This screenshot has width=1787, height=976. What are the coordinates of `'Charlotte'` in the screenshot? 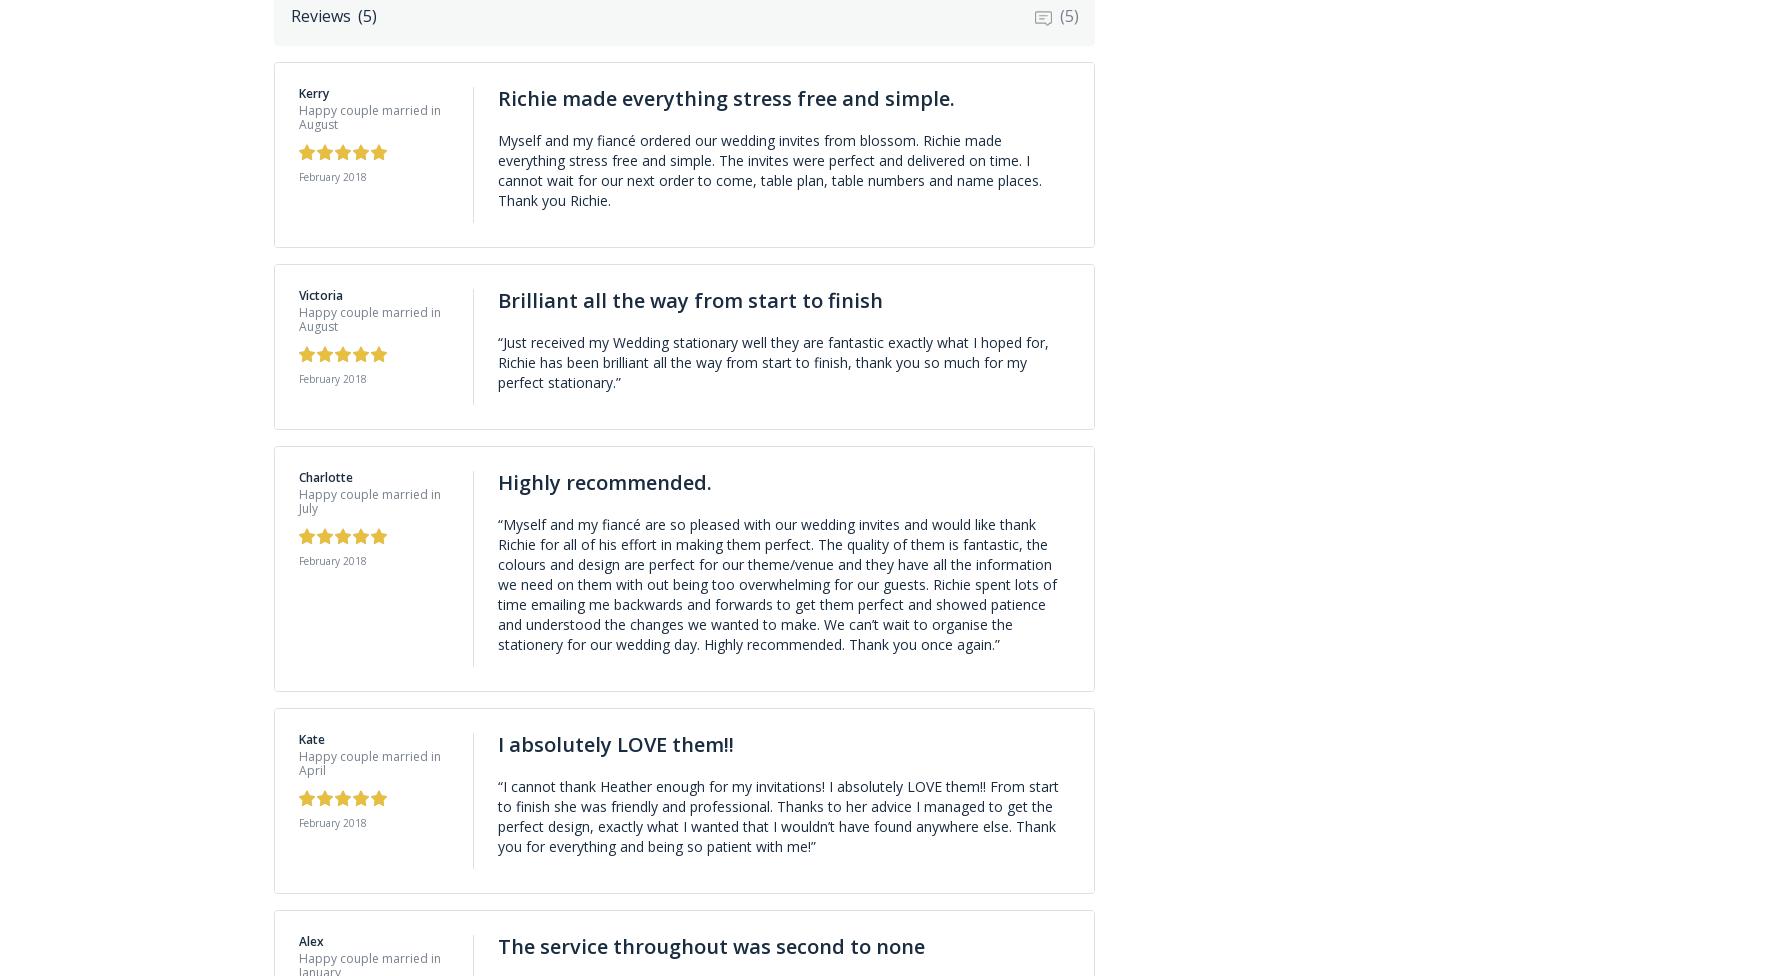 It's located at (324, 475).